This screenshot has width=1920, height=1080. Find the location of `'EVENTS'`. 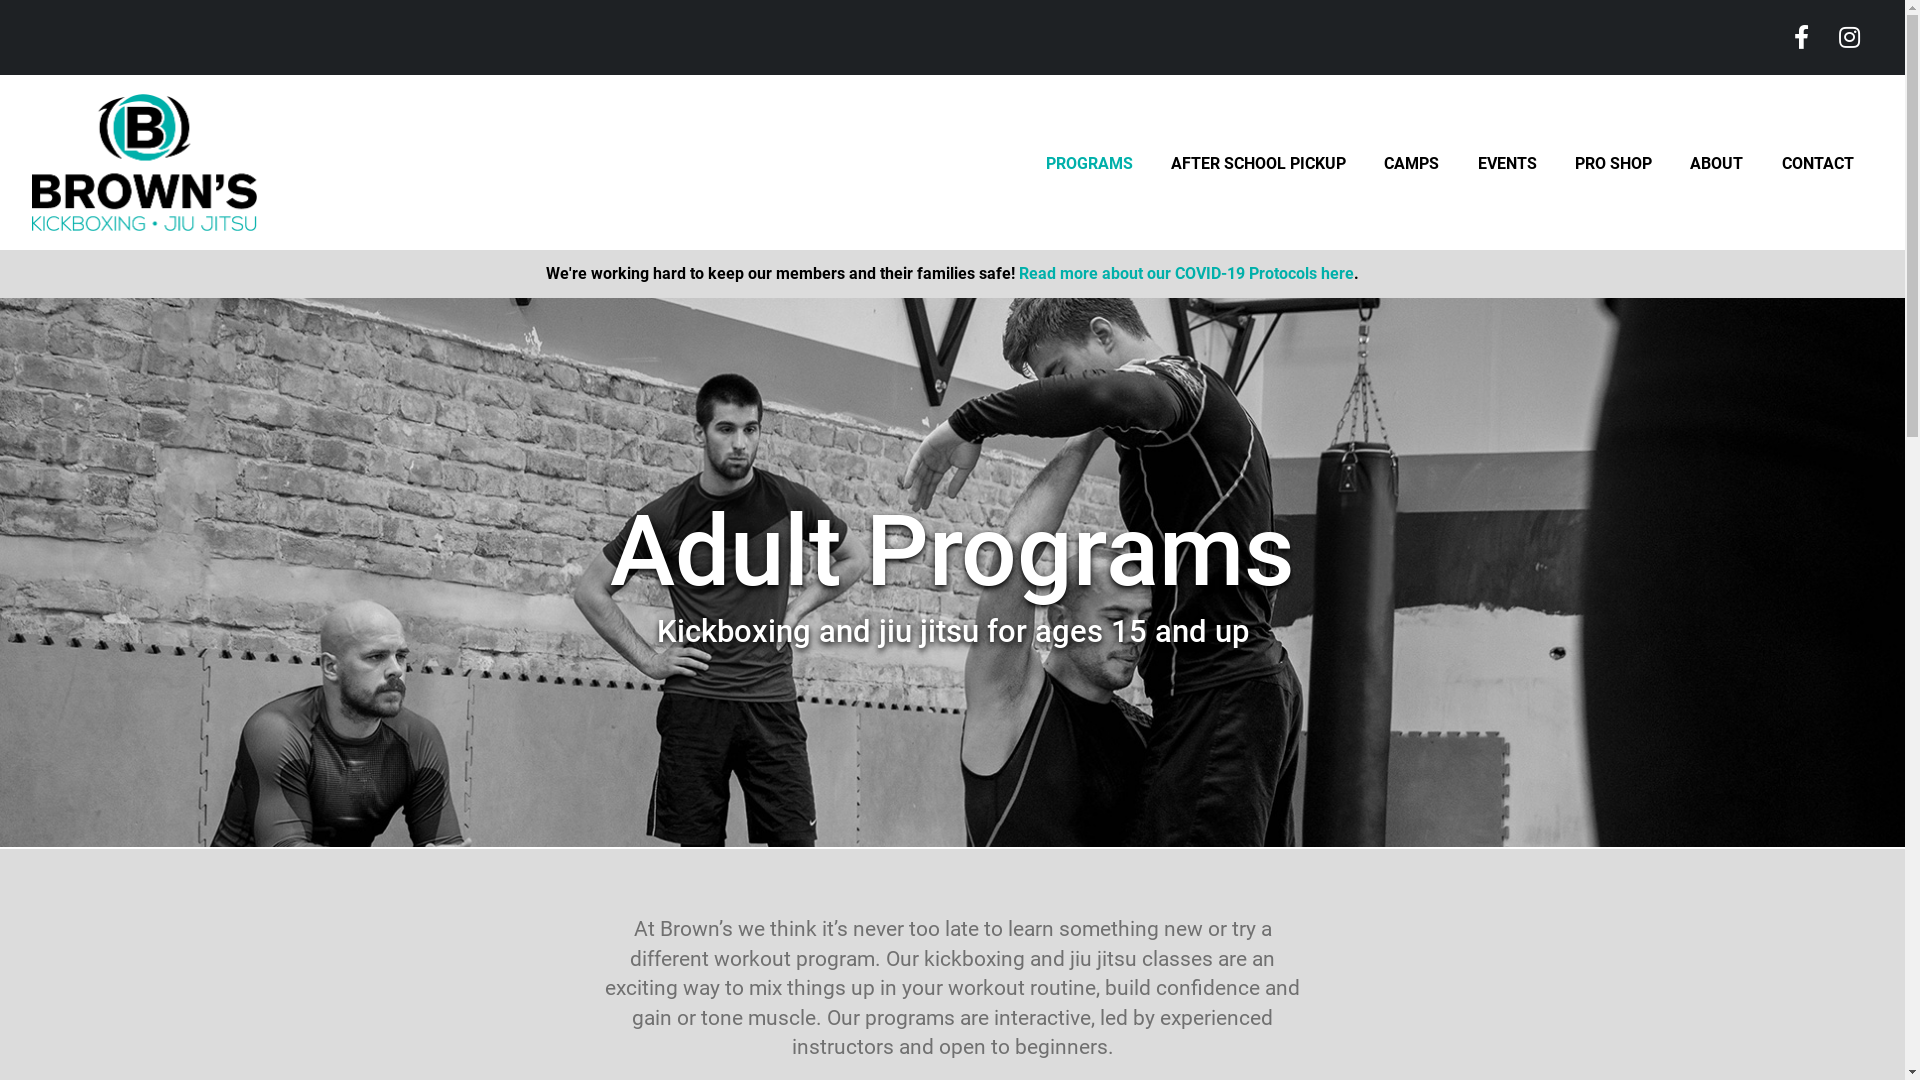

'EVENTS' is located at coordinates (1507, 172).